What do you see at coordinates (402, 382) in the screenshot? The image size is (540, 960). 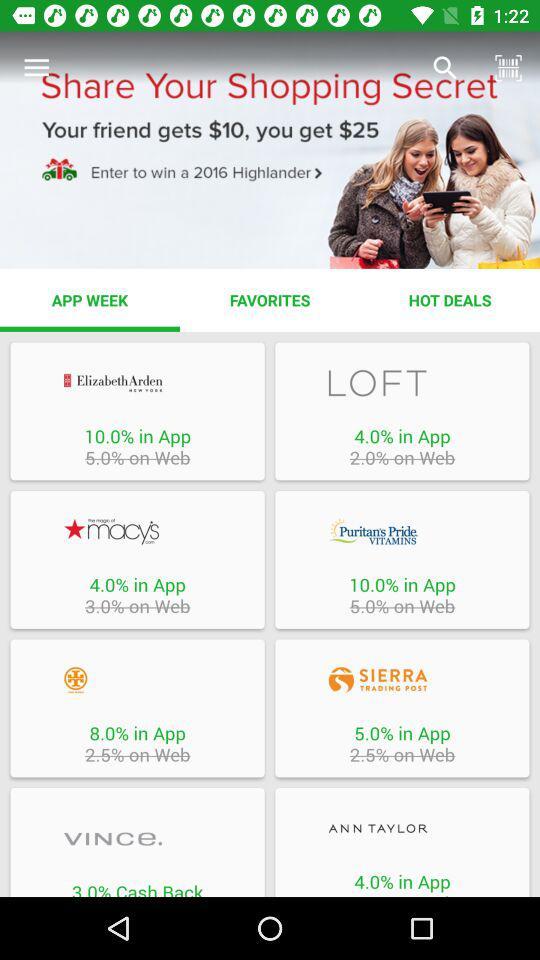 I see `vendor collection` at bounding box center [402, 382].